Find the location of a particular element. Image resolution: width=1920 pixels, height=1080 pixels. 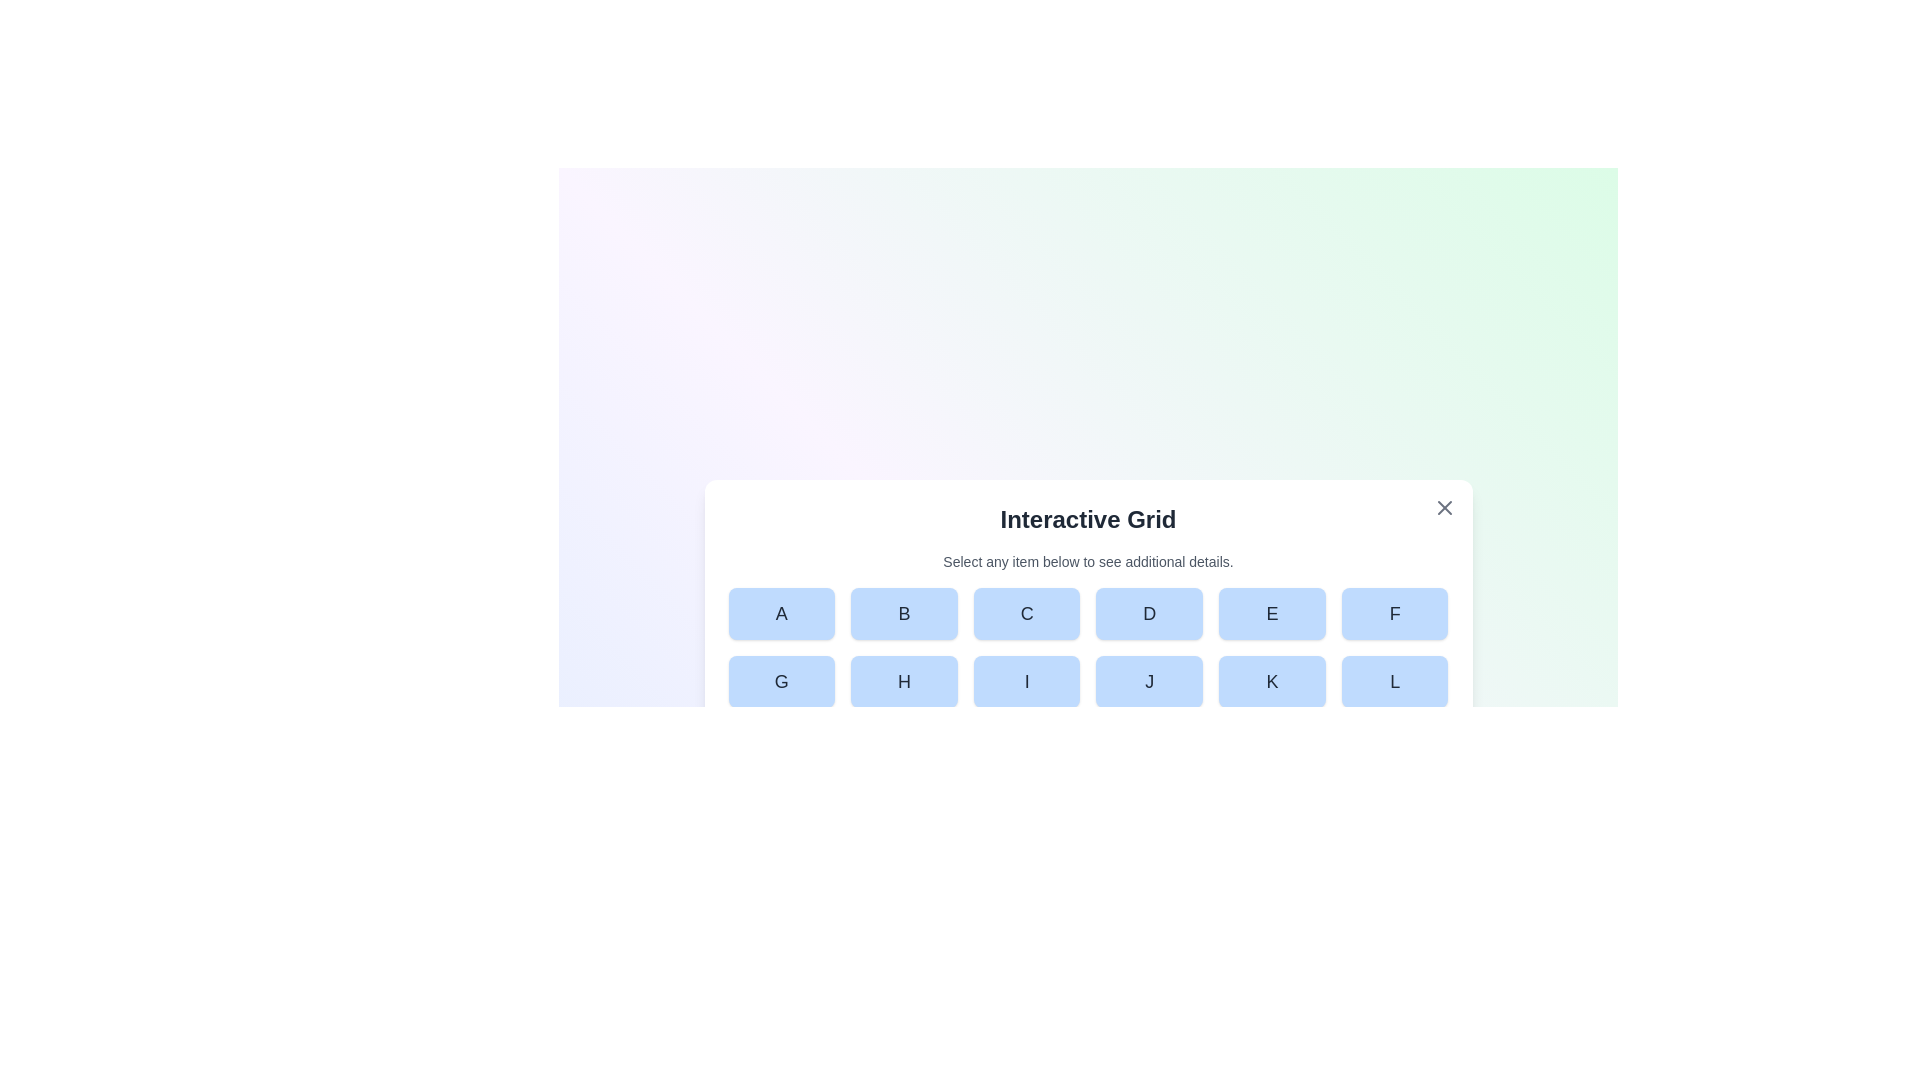

the button labeled J in the grid is located at coordinates (1149, 681).